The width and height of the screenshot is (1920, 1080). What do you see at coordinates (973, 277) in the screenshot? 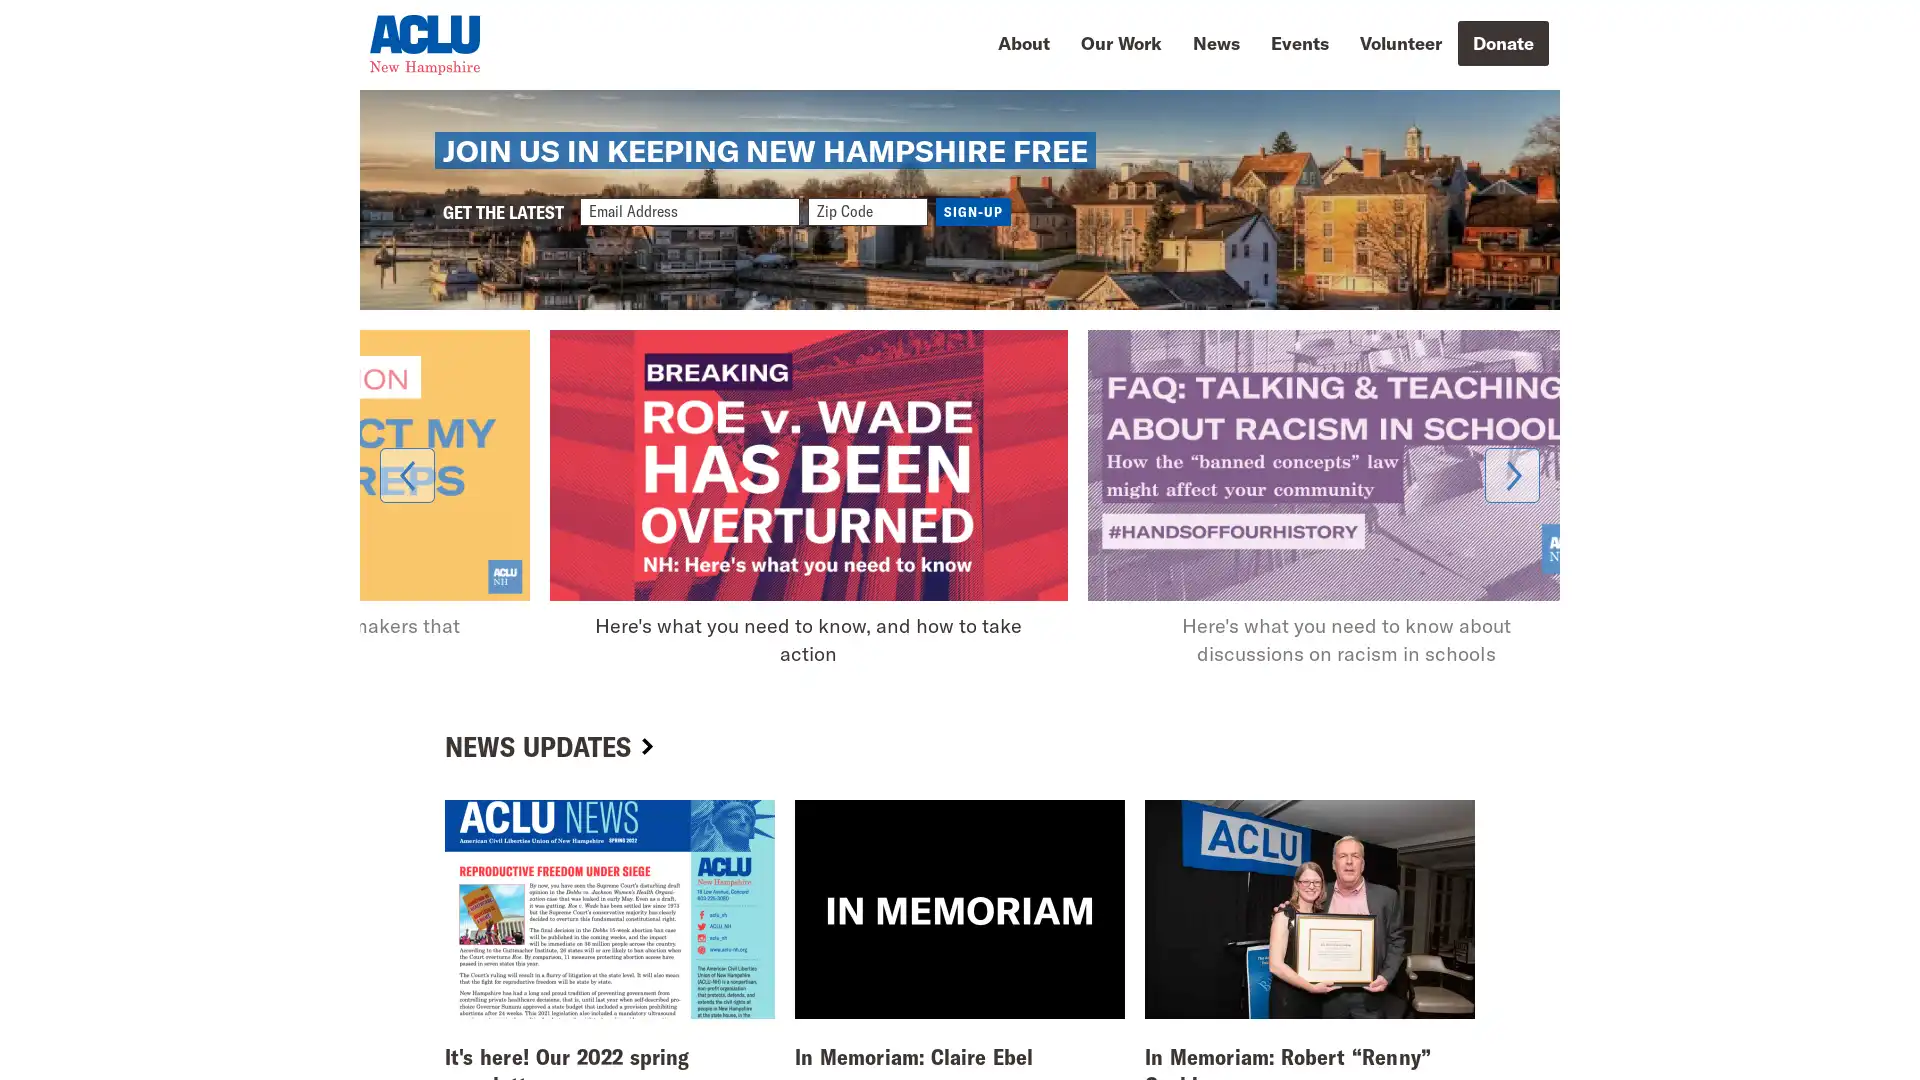
I see `Sign-Up` at bounding box center [973, 277].